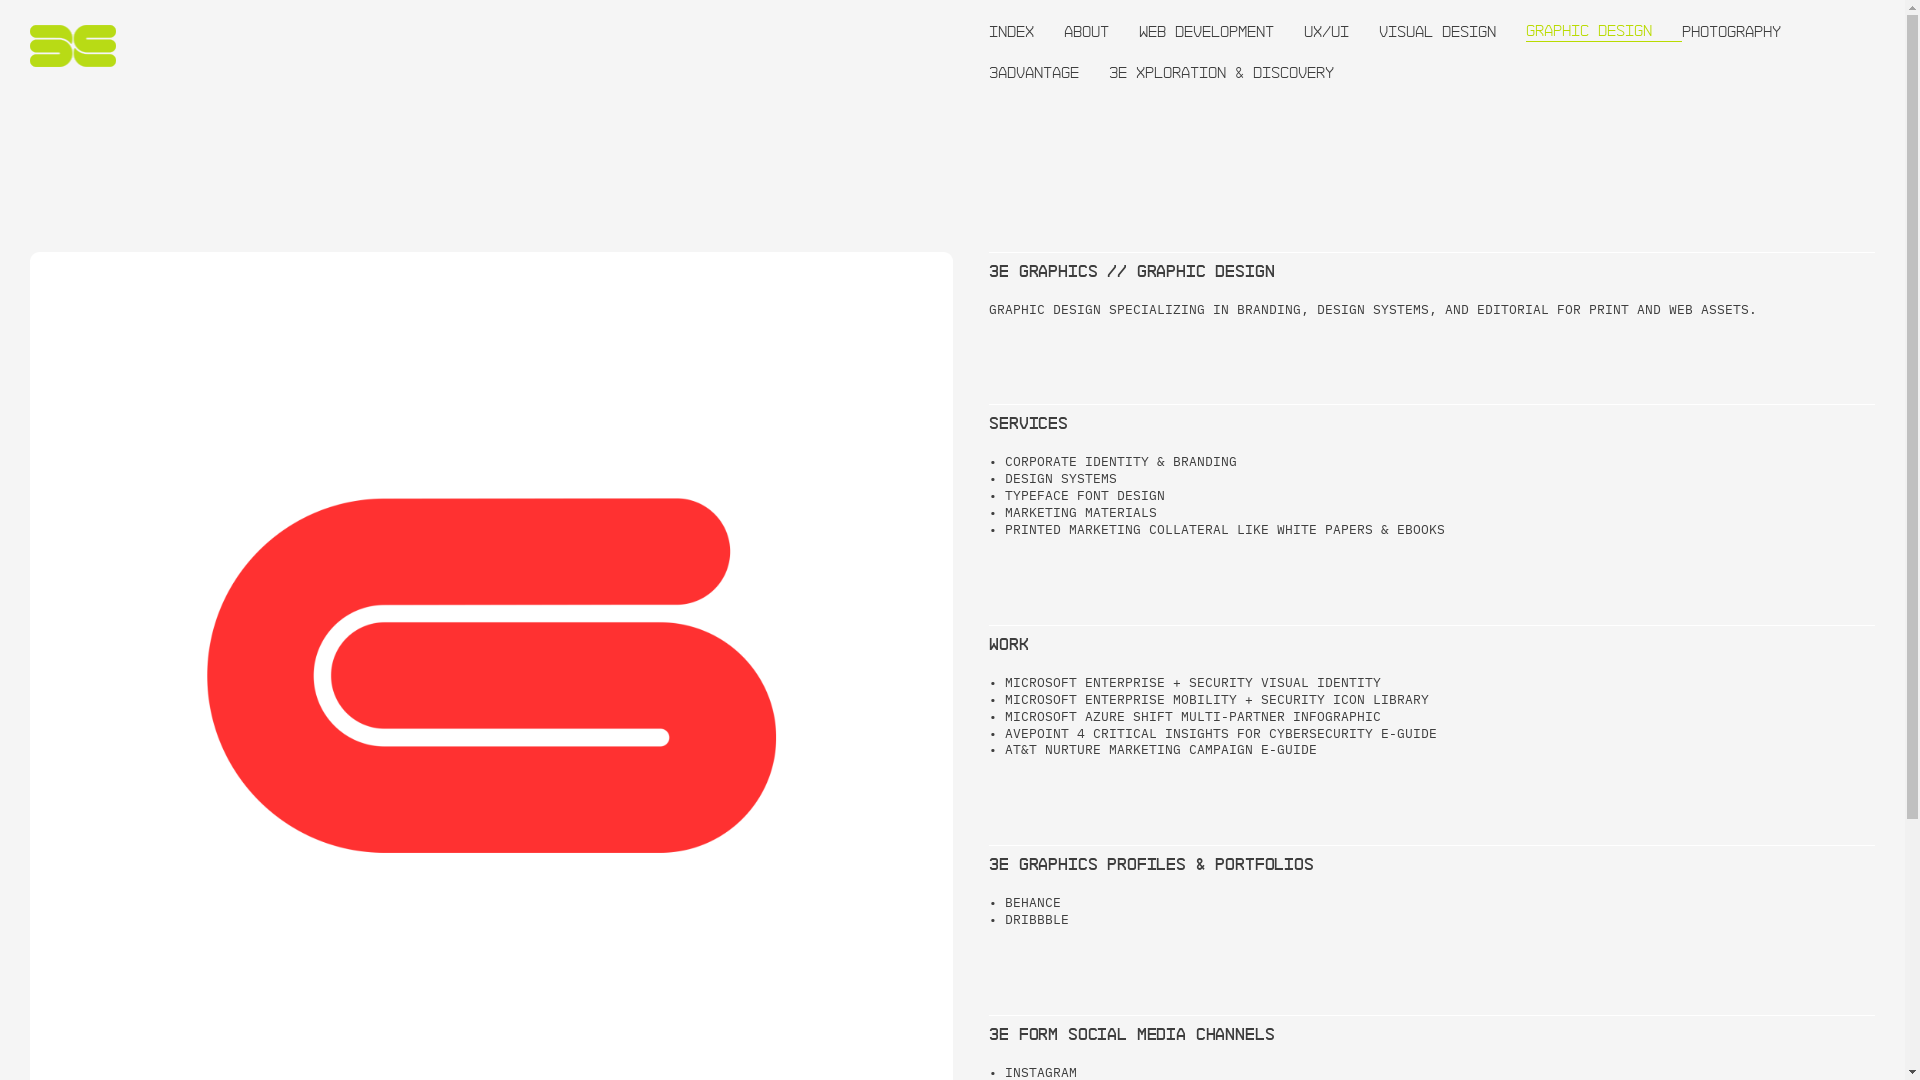 Image resolution: width=1920 pixels, height=1080 pixels. What do you see at coordinates (1603, 20) in the screenshot?
I see `'GRAPHIC DESIGN'` at bounding box center [1603, 20].